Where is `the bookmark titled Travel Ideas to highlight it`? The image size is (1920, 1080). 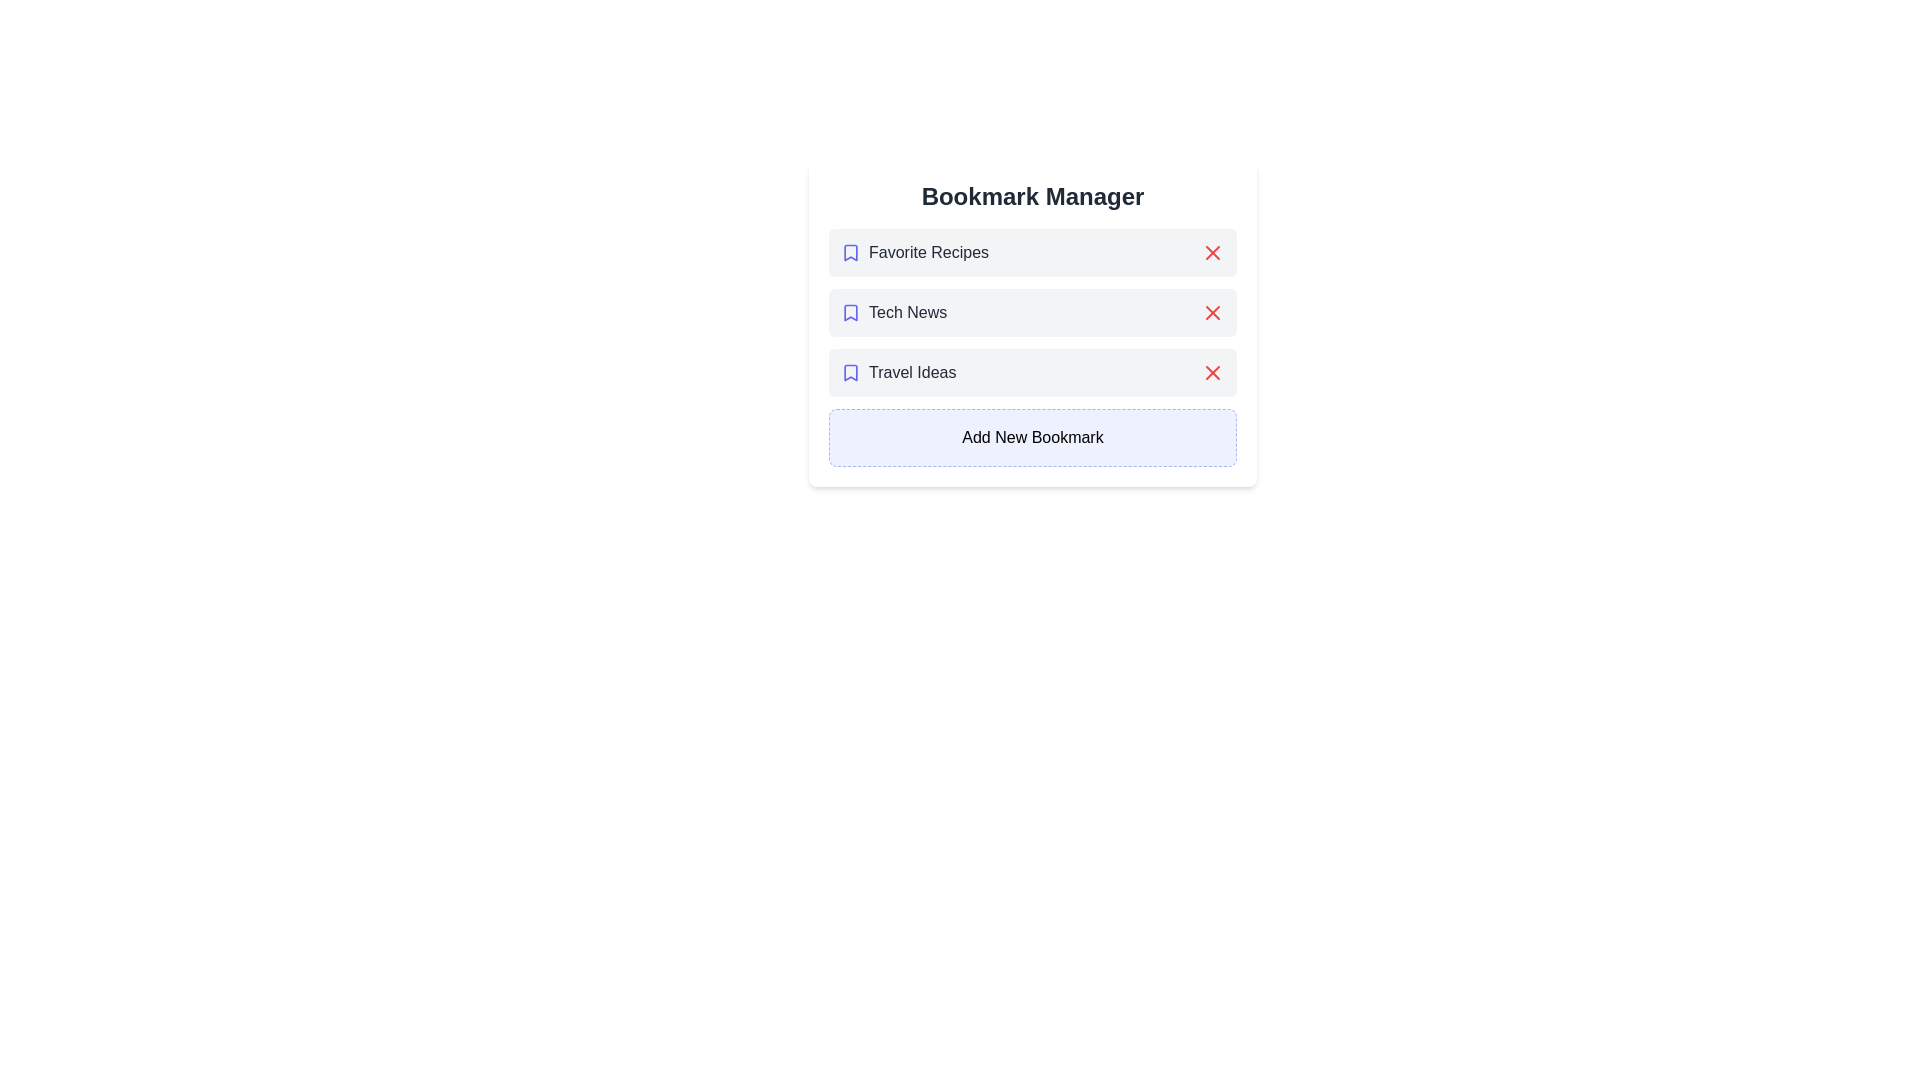
the bookmark titled Travel Ideas to highlight it is located at coordinates (1032, 373).